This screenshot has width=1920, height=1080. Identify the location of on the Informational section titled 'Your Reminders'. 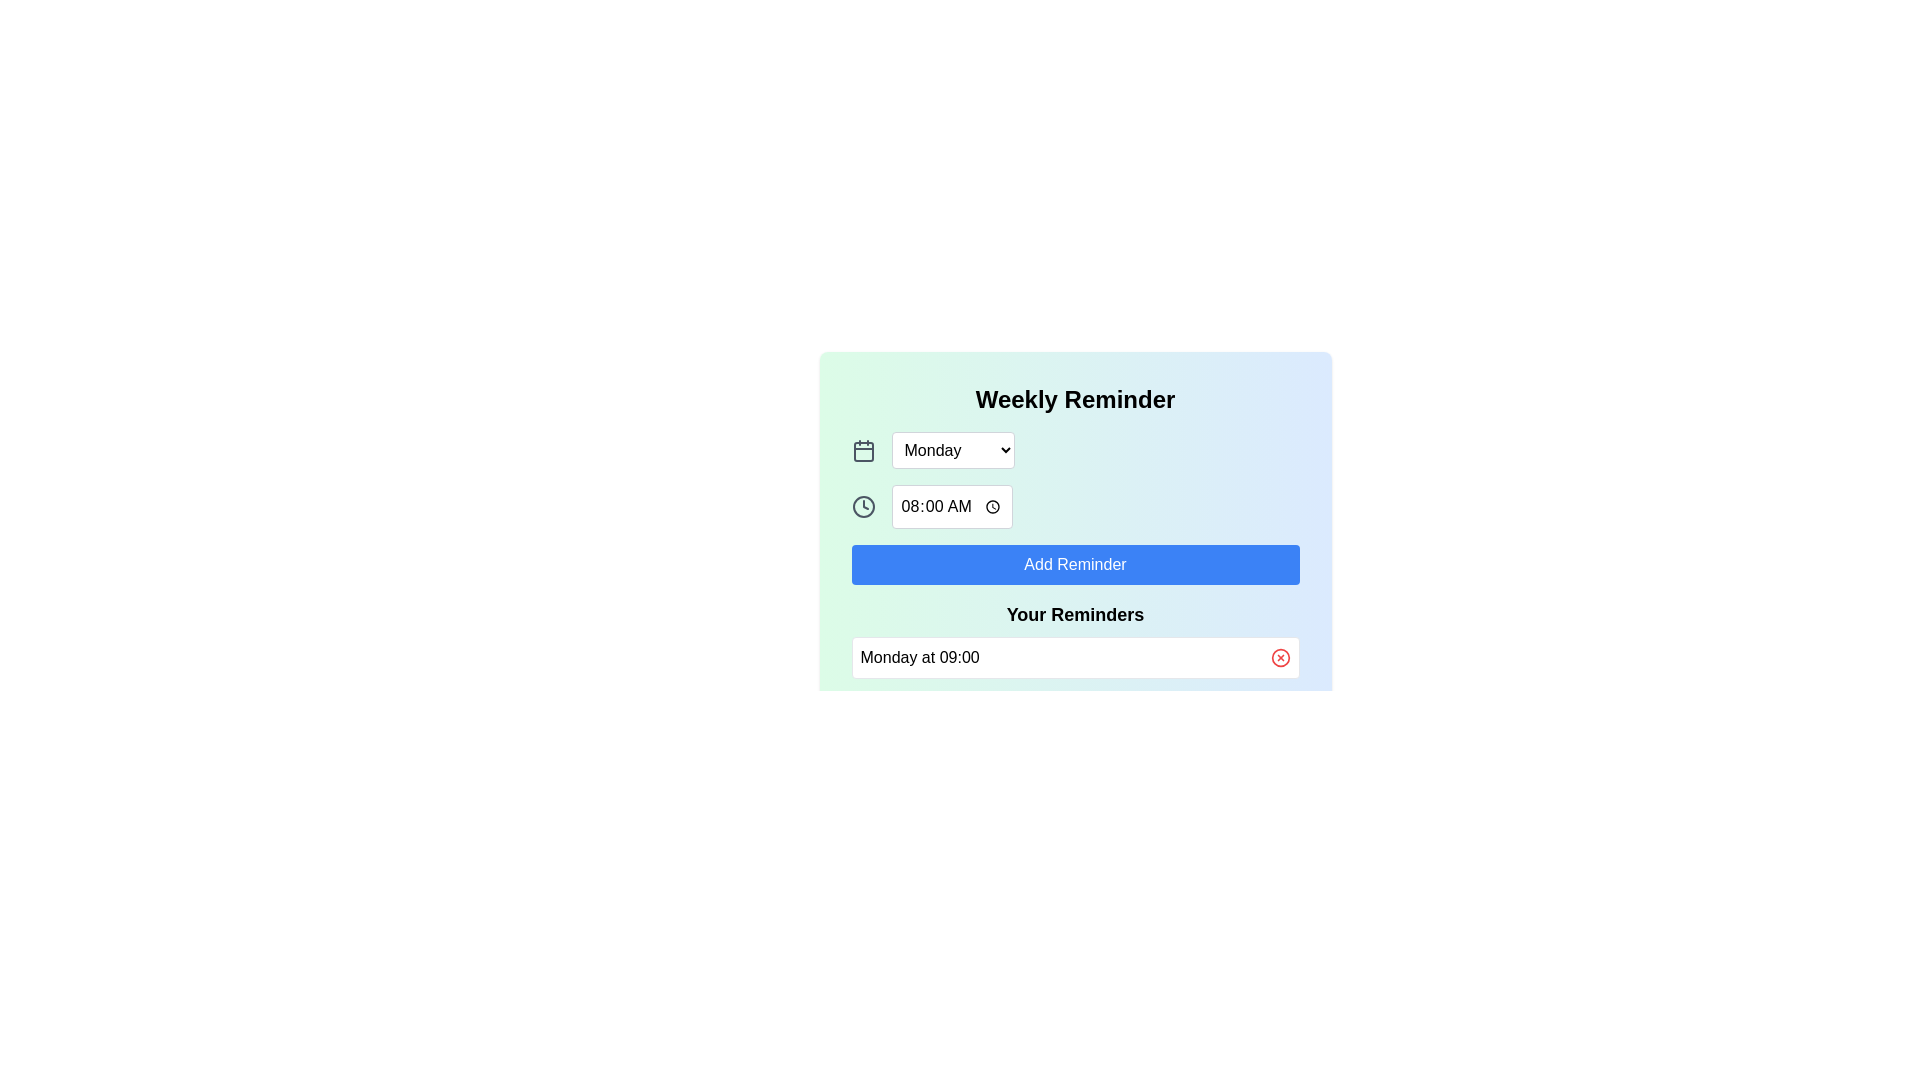
(1074, 640).